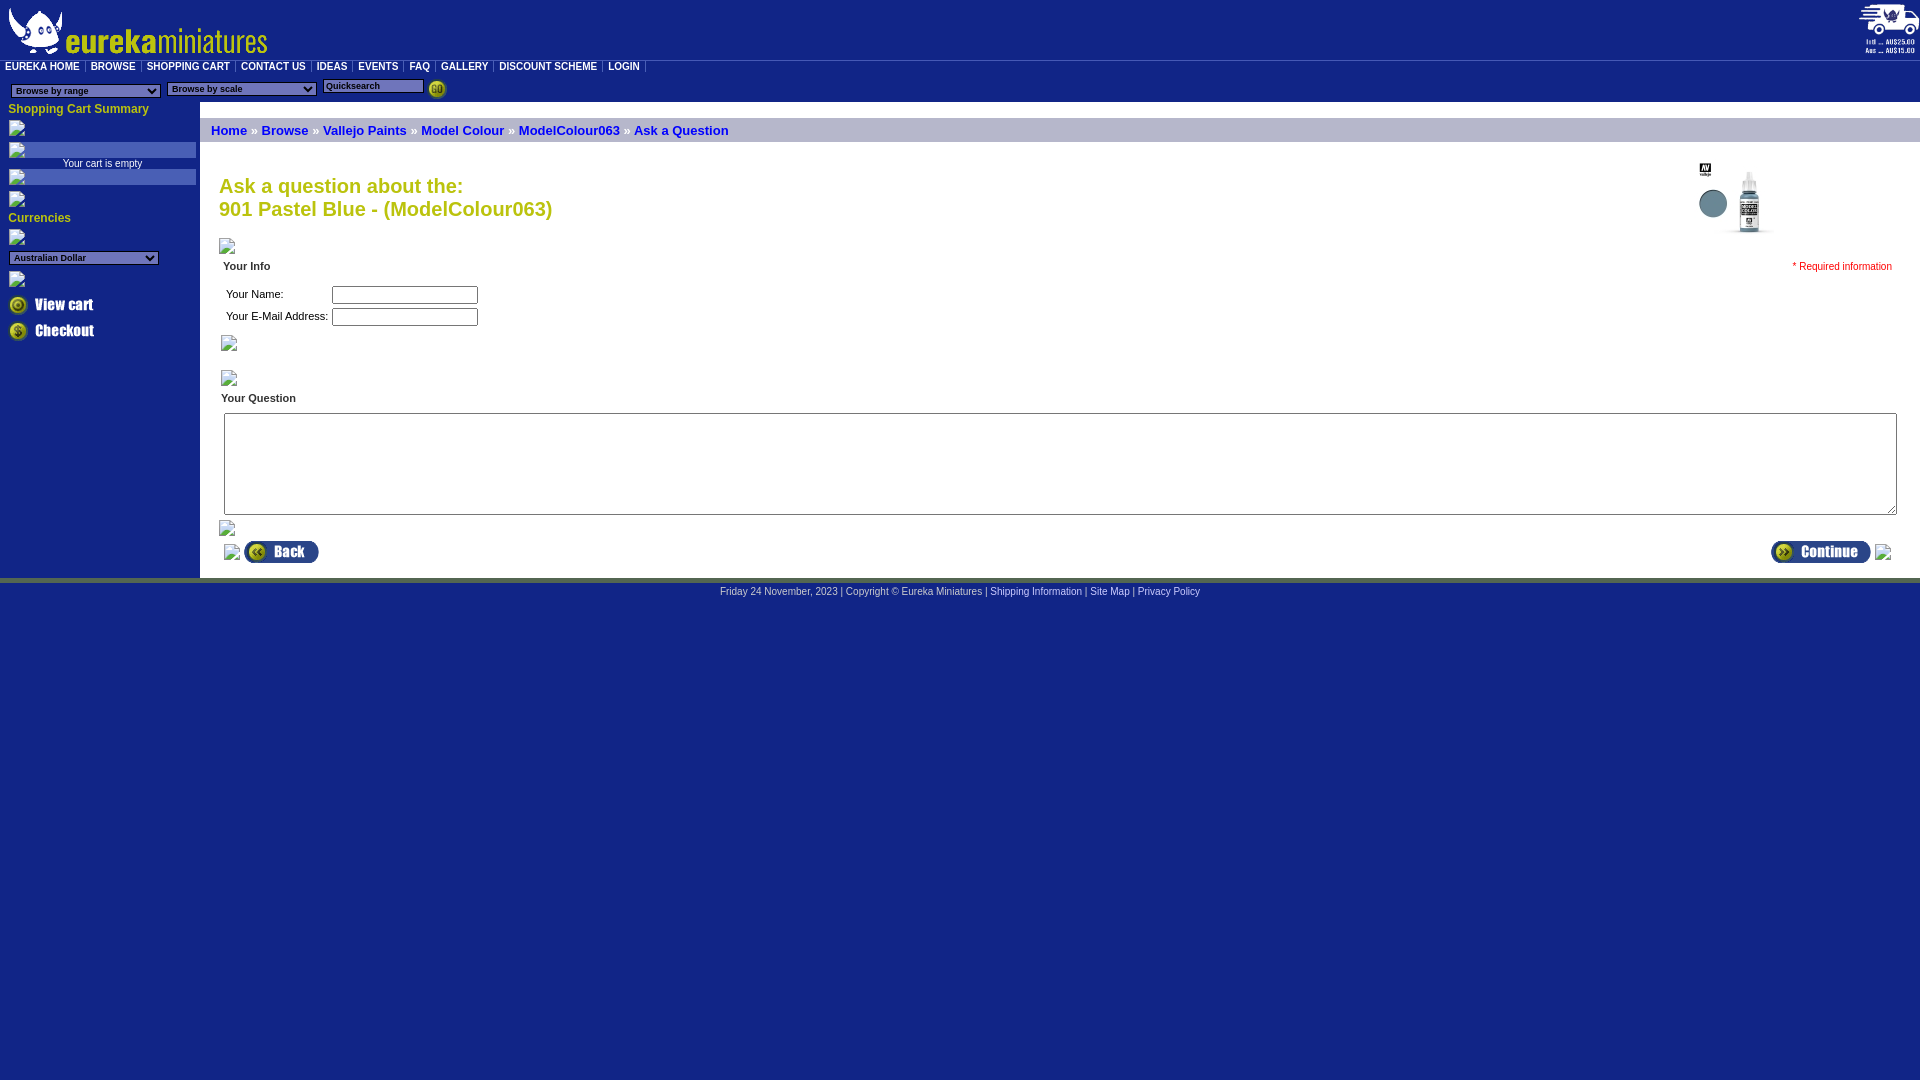 The height and width of the screenshot is (1080, 1920). Describe the element at coordinates (1036, 590) in the screenshot. I see `'Shipping Information'` at that location.